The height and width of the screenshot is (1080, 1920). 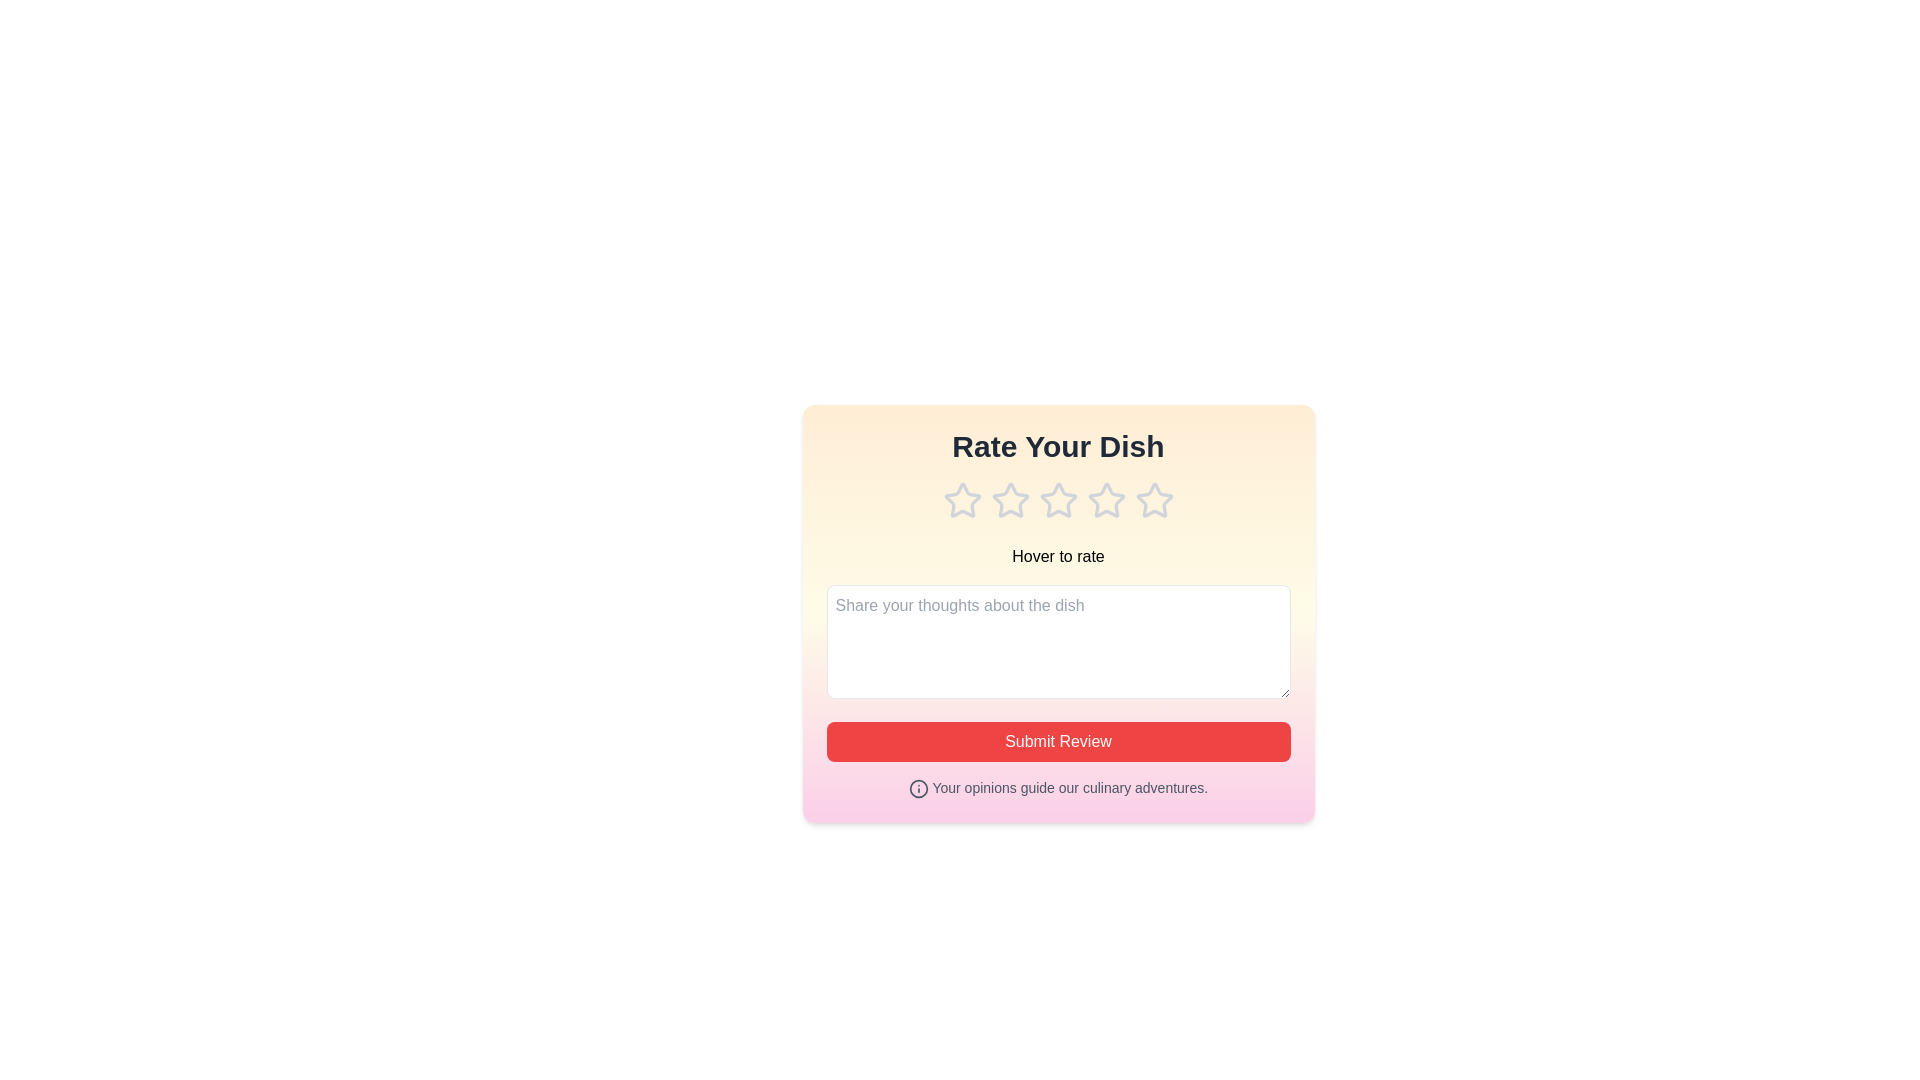 I want to click on the star corresponding to 4 to preview the rating, so click(x=1105, y=500).